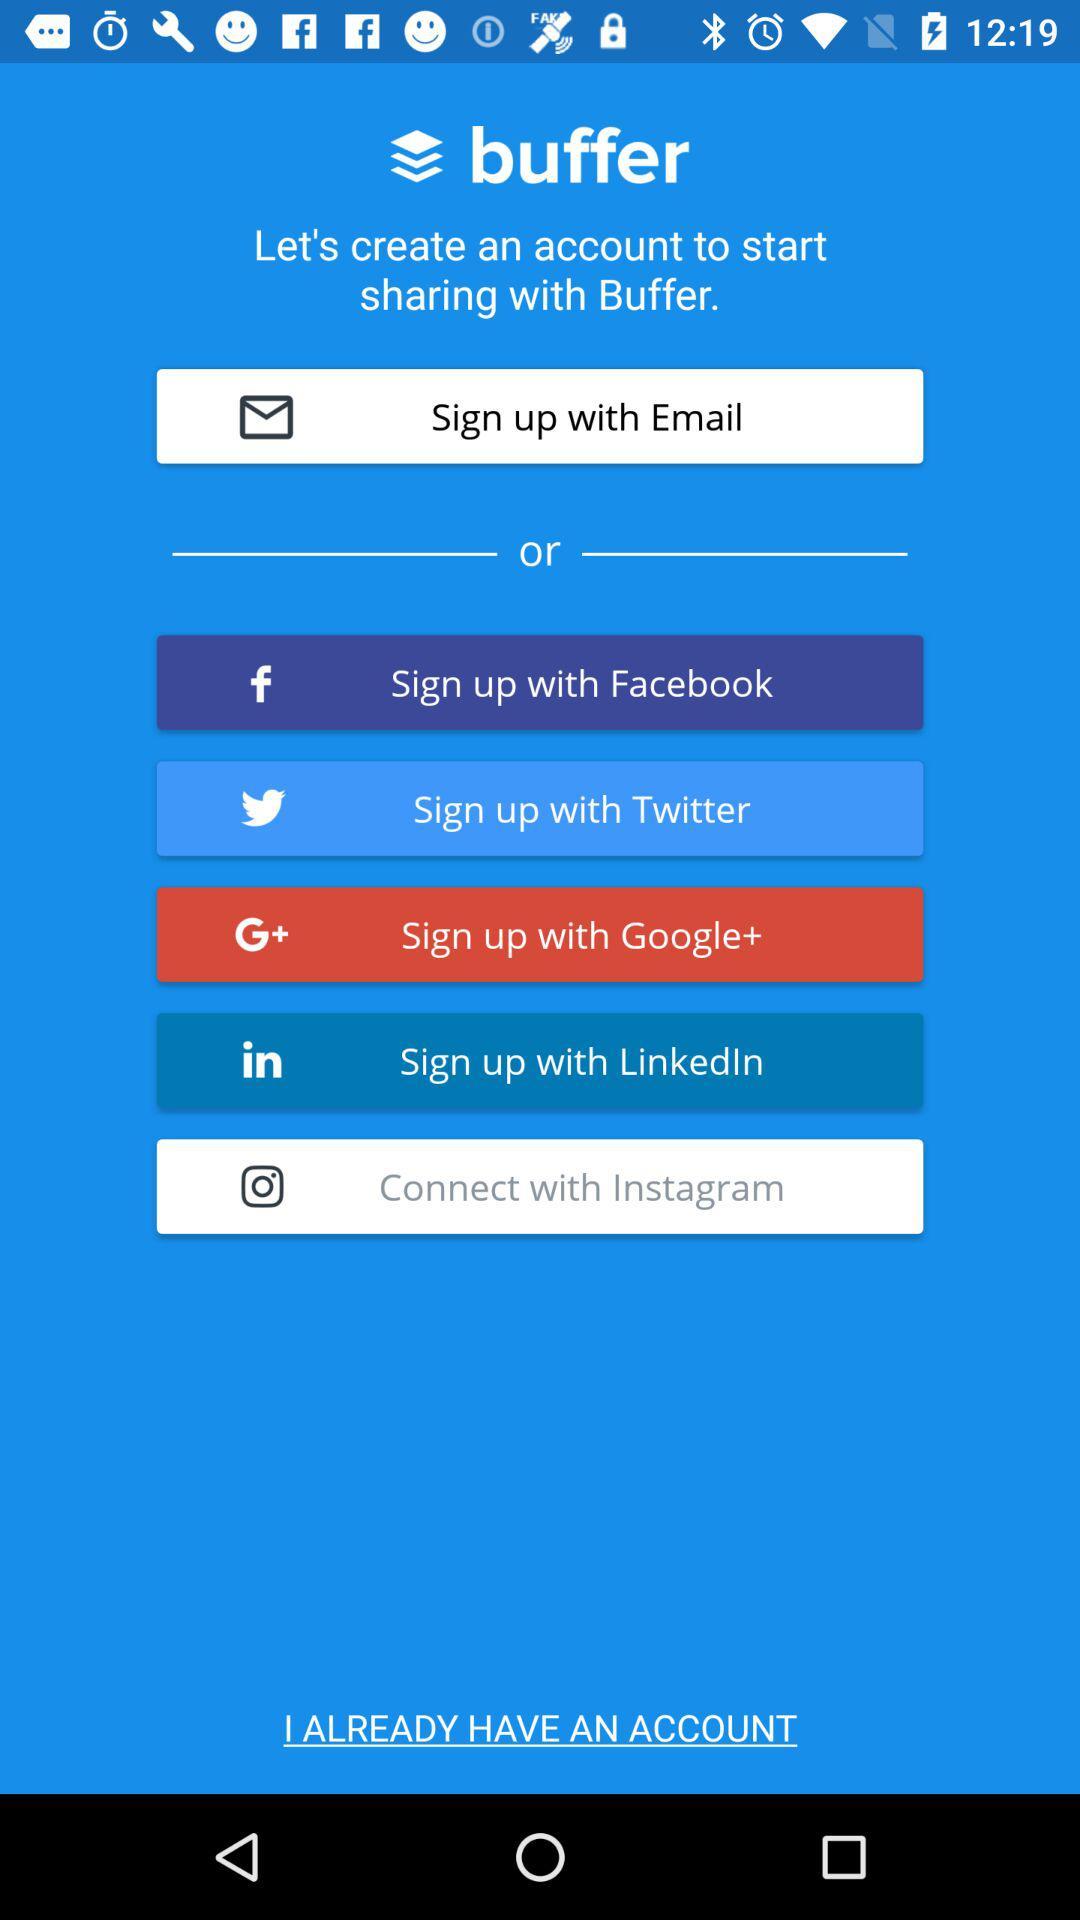 The height and width of the screenshot is (1920, 1080). Describe the element at coordinates (540, 1186) in the screenshot. I see `connect with instagram item` at that location.